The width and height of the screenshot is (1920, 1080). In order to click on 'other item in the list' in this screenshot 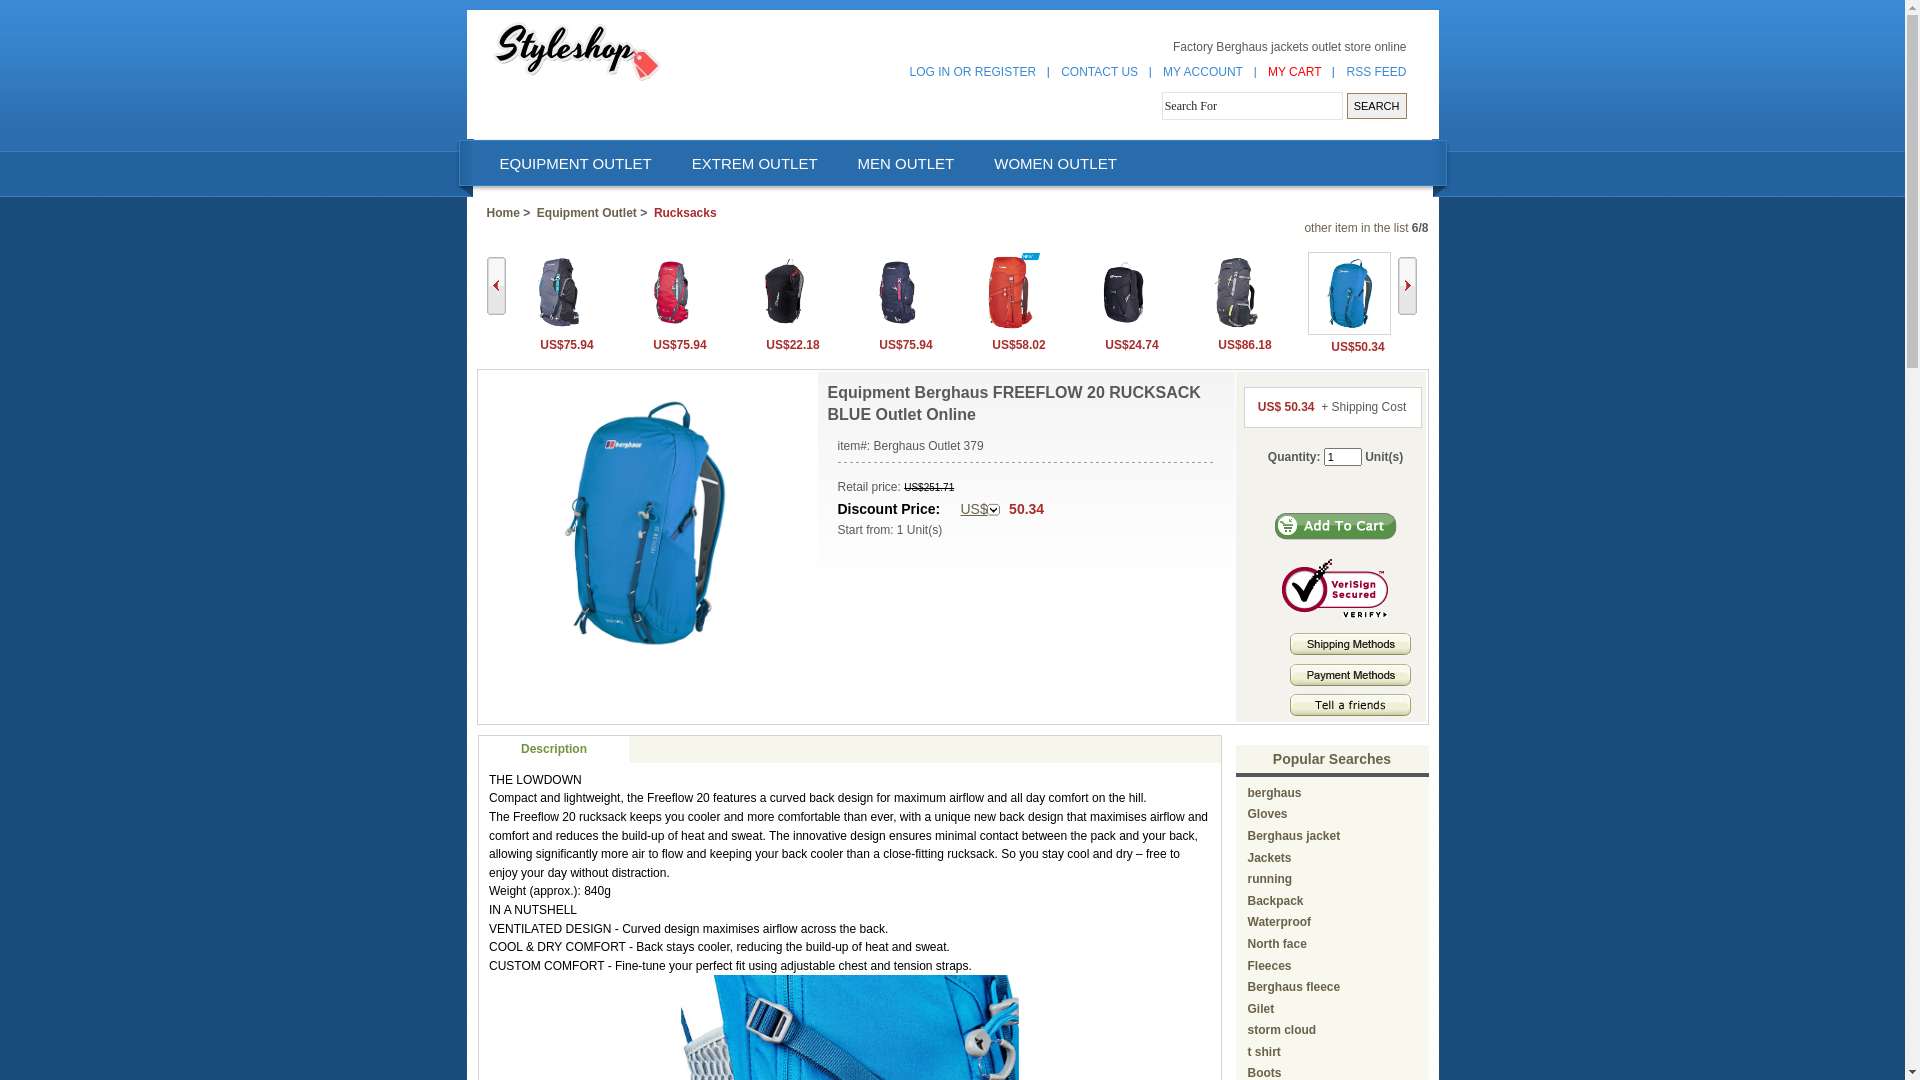, I will do `click(1356, 226)`.